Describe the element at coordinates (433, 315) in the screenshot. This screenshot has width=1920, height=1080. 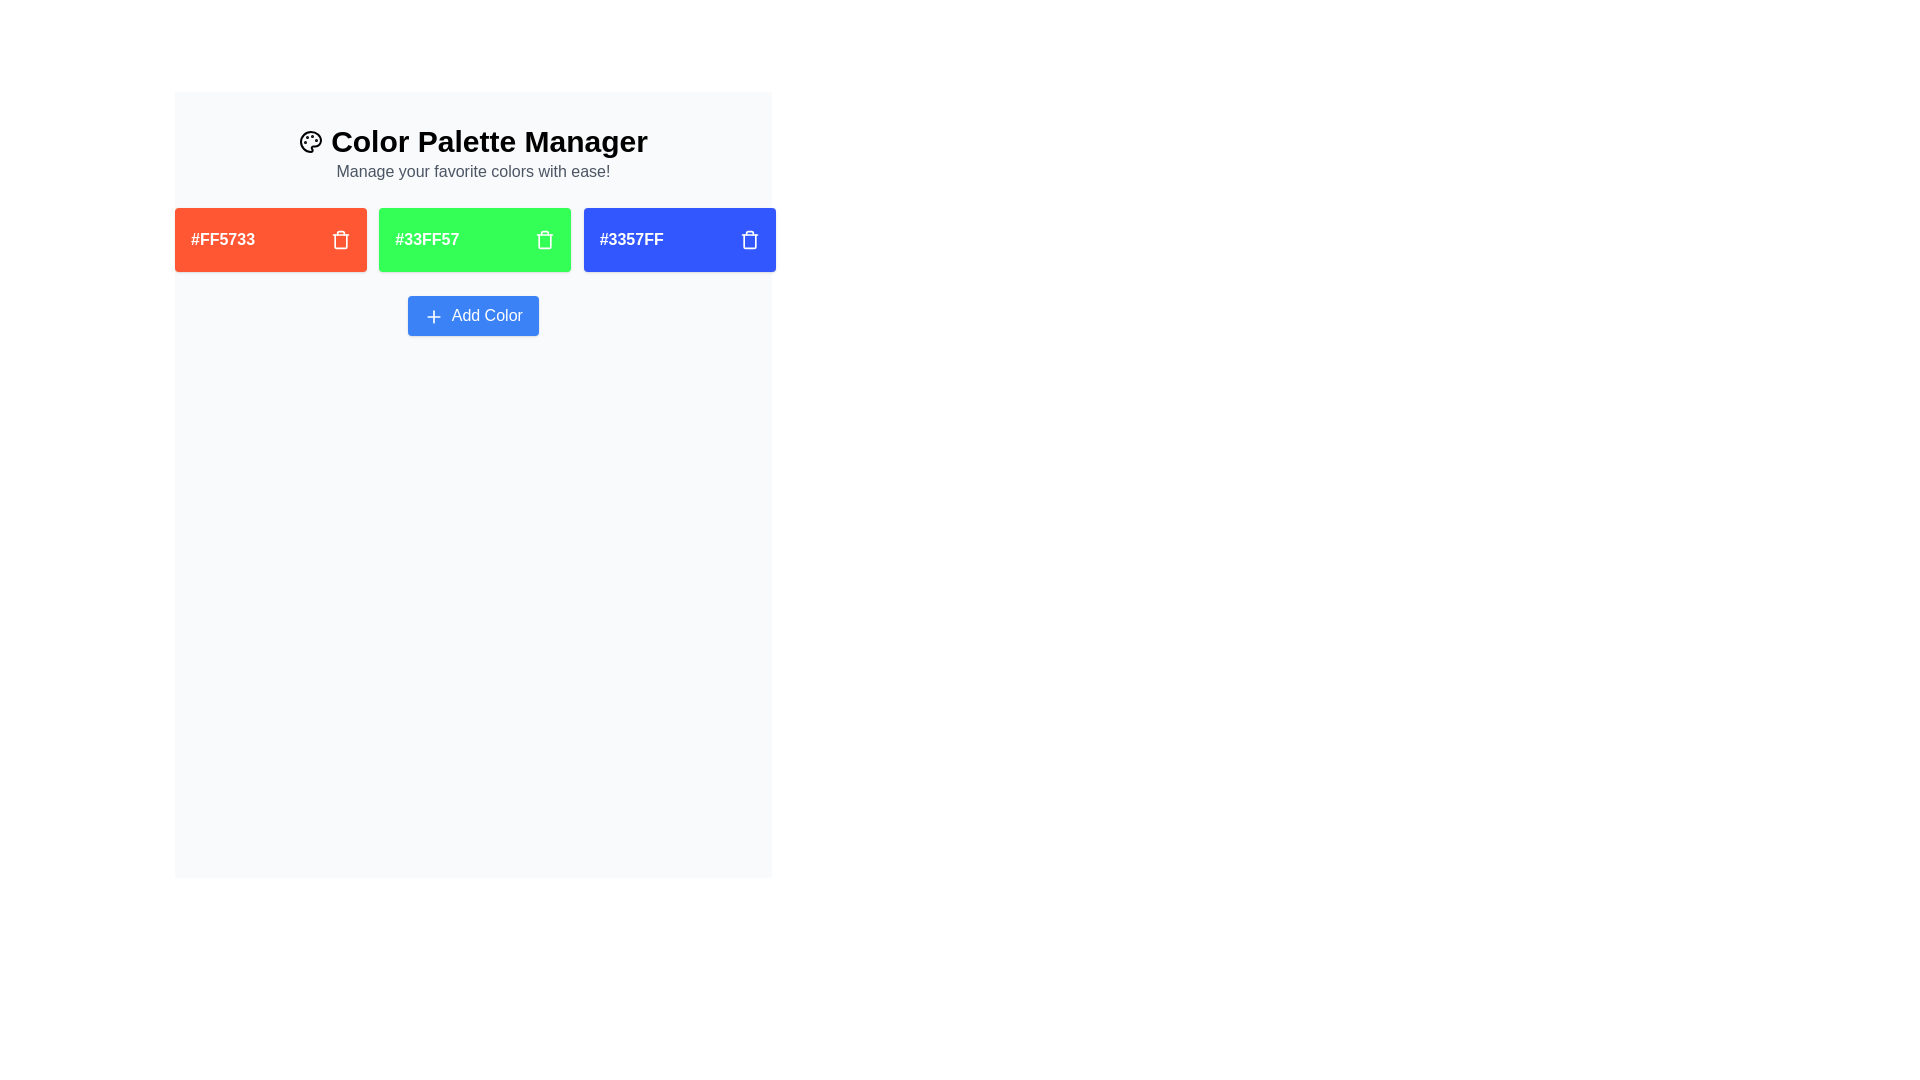
I see `the plus icon within the 'Add Color' button` at that location.